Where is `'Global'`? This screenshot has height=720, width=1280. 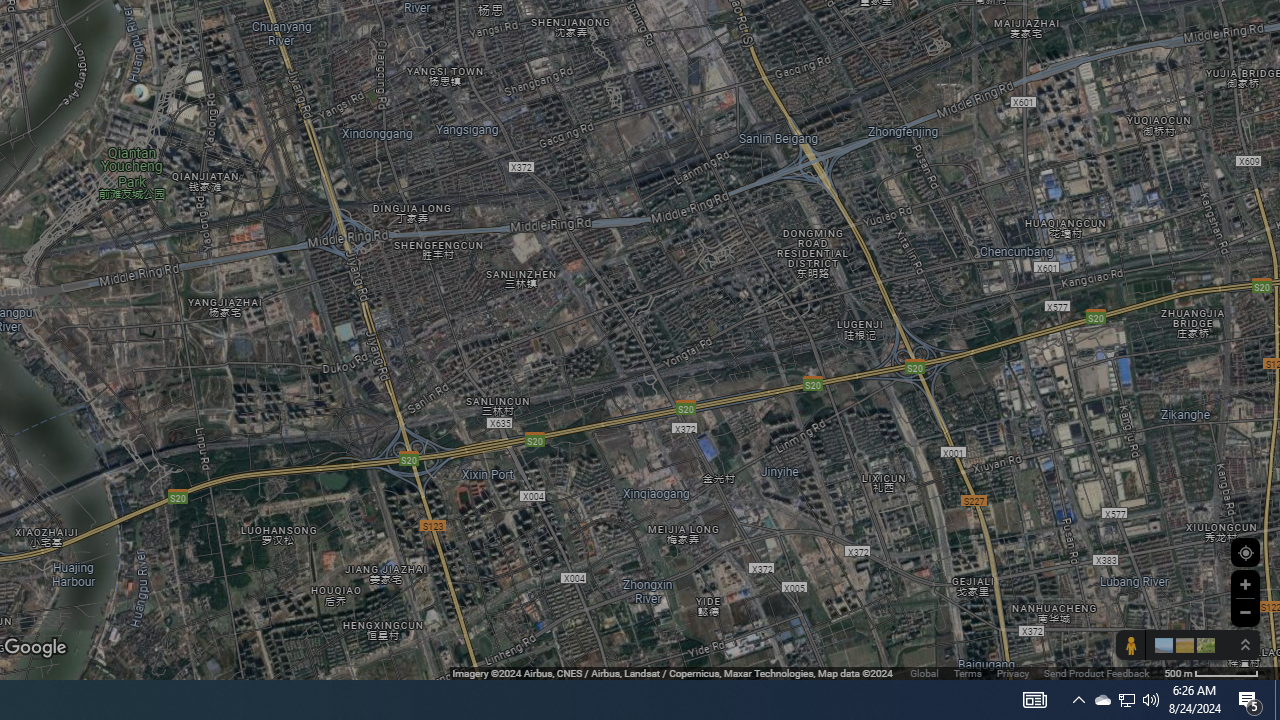
'Global' is located at coordinates (923, 673).